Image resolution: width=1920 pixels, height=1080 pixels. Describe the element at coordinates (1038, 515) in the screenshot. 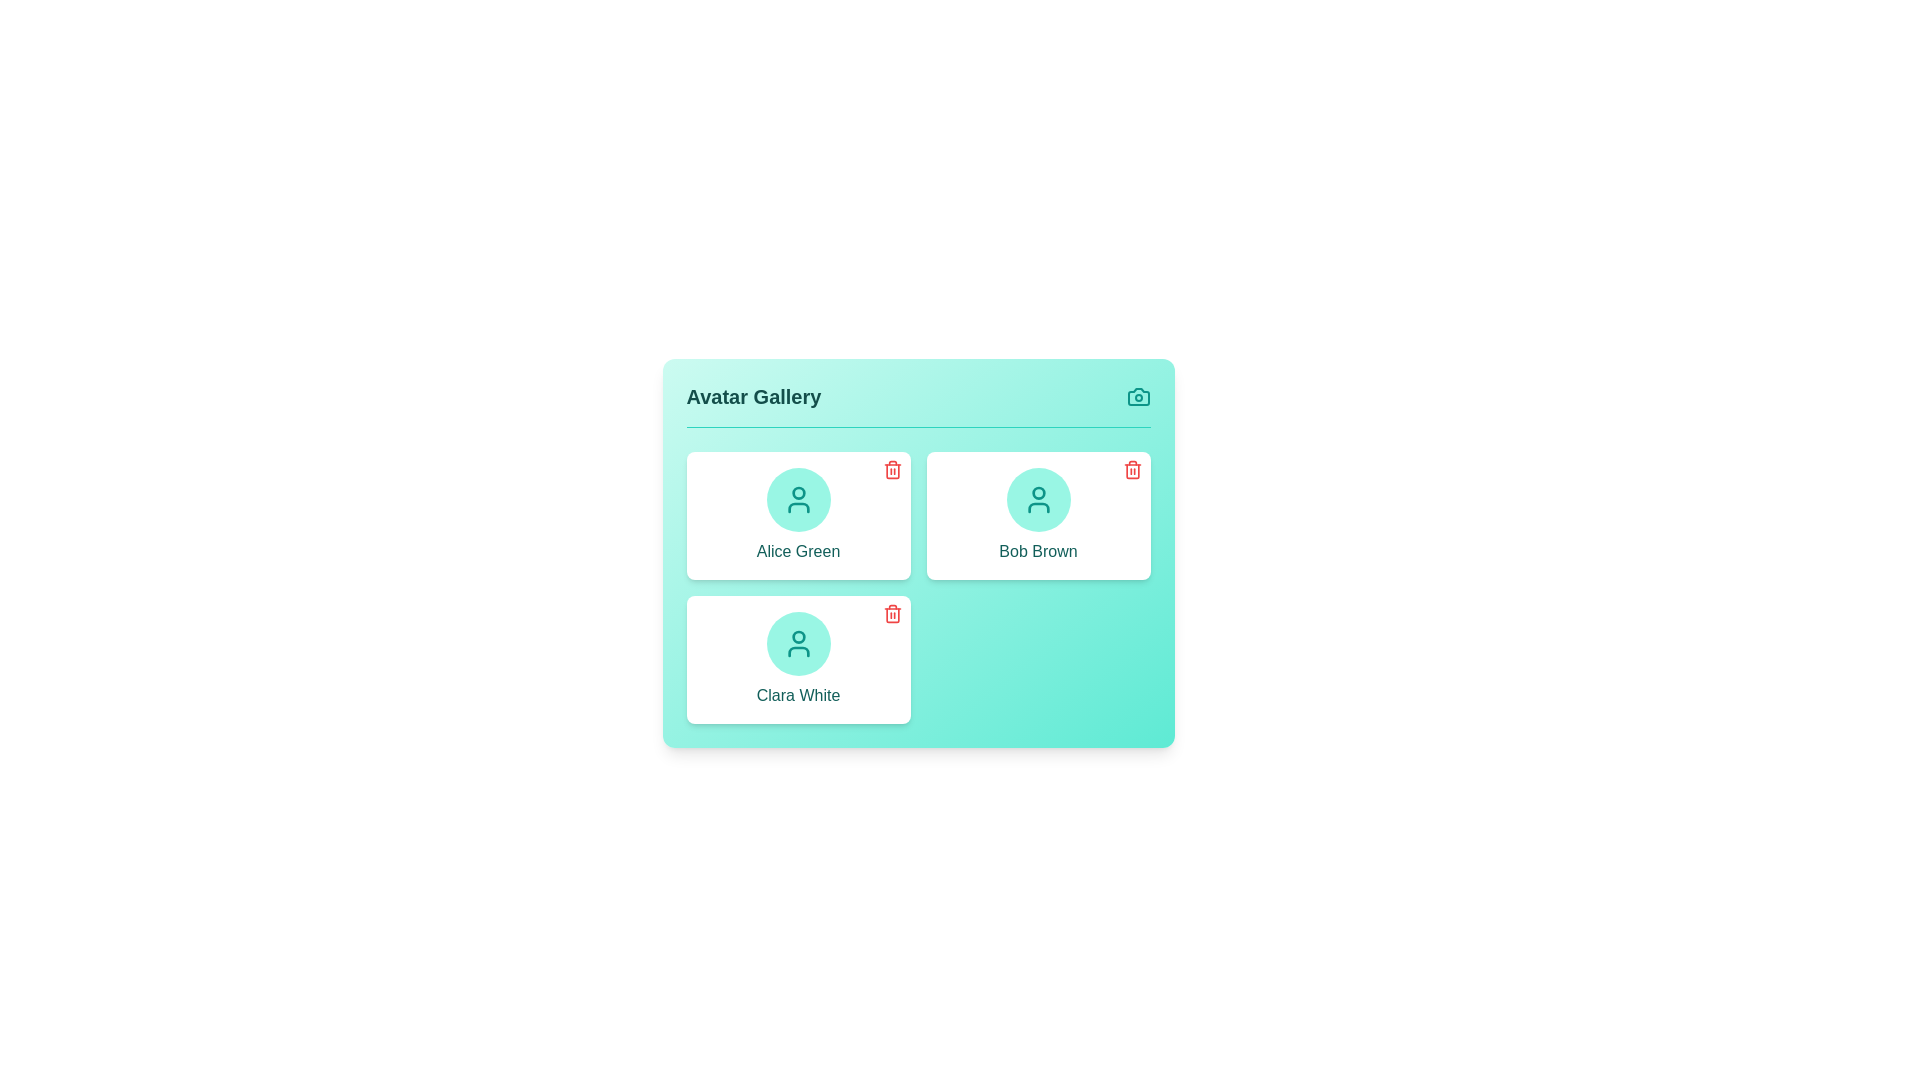

I see `the user profile card for 'Bob Brown' in the top-right position` at that location.